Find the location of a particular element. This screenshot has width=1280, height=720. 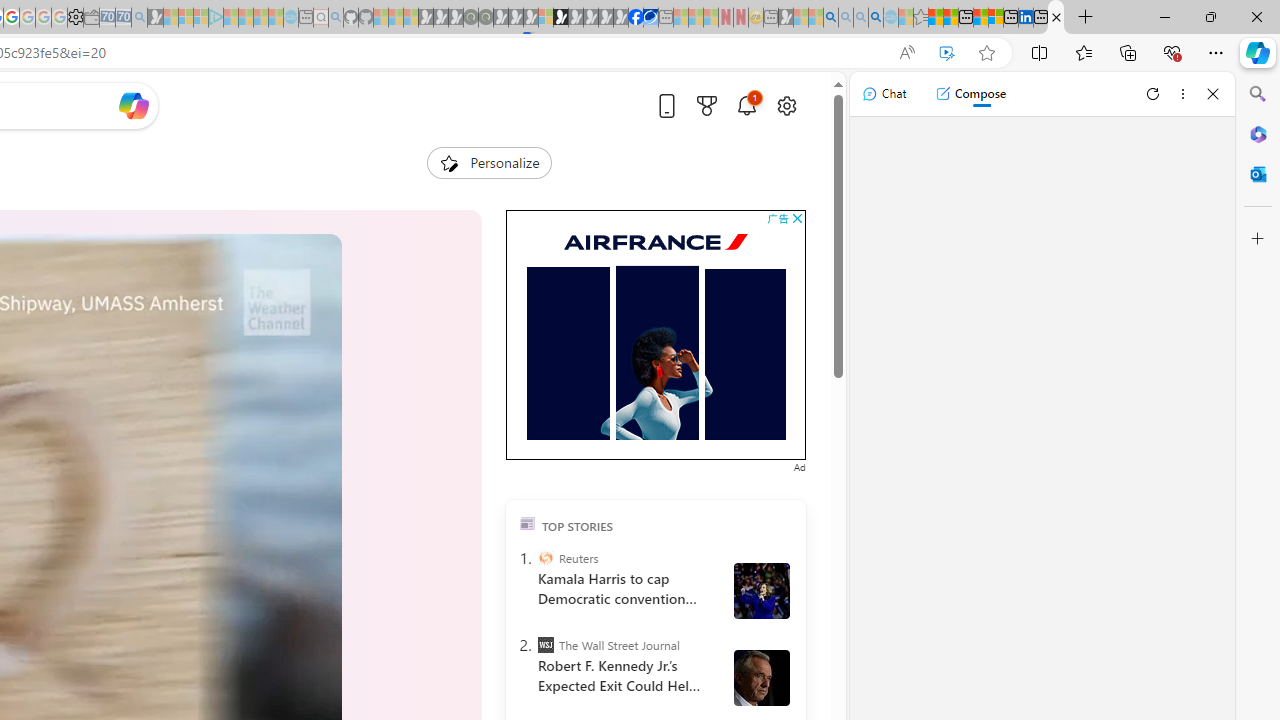

'Future Focus Report 2024 - Sleeping' is located at coordinates (485, 17).